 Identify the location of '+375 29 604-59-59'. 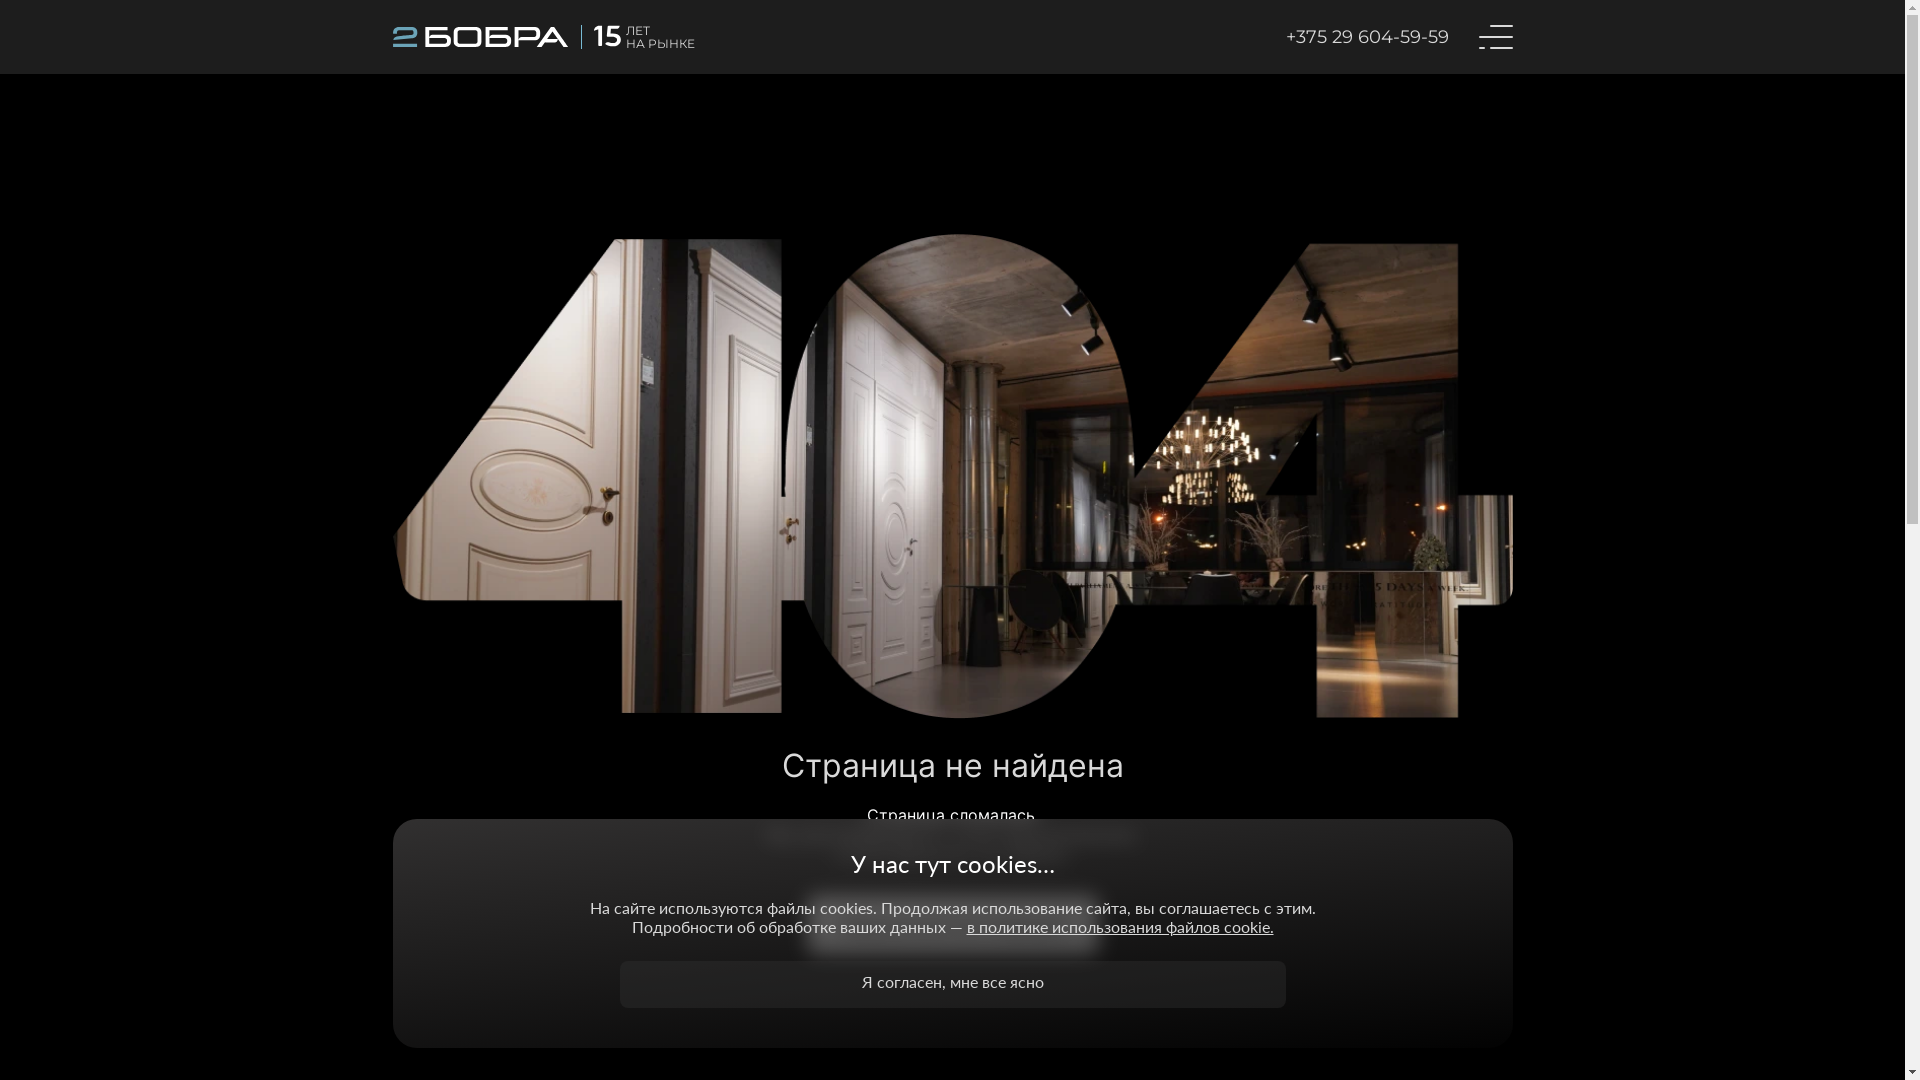
(1366, 37).